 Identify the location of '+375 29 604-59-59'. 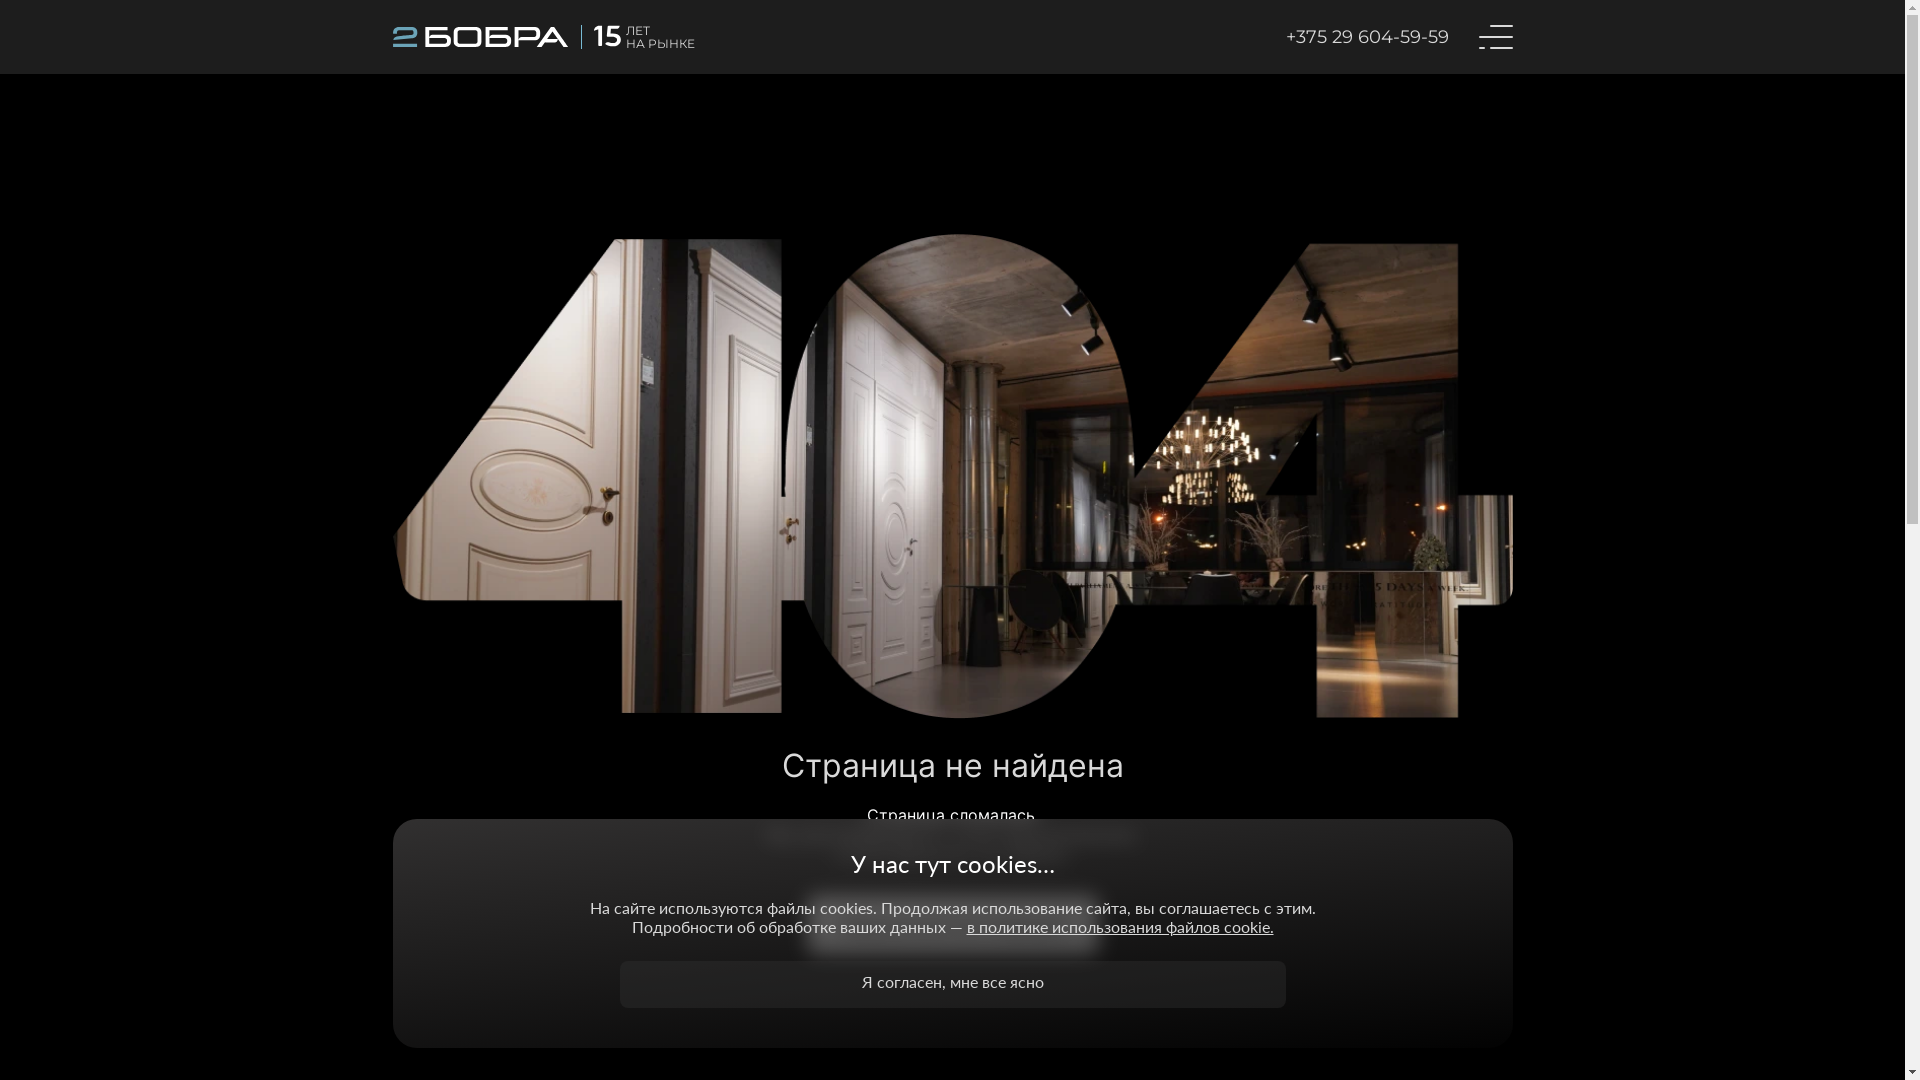
(1366, 37).